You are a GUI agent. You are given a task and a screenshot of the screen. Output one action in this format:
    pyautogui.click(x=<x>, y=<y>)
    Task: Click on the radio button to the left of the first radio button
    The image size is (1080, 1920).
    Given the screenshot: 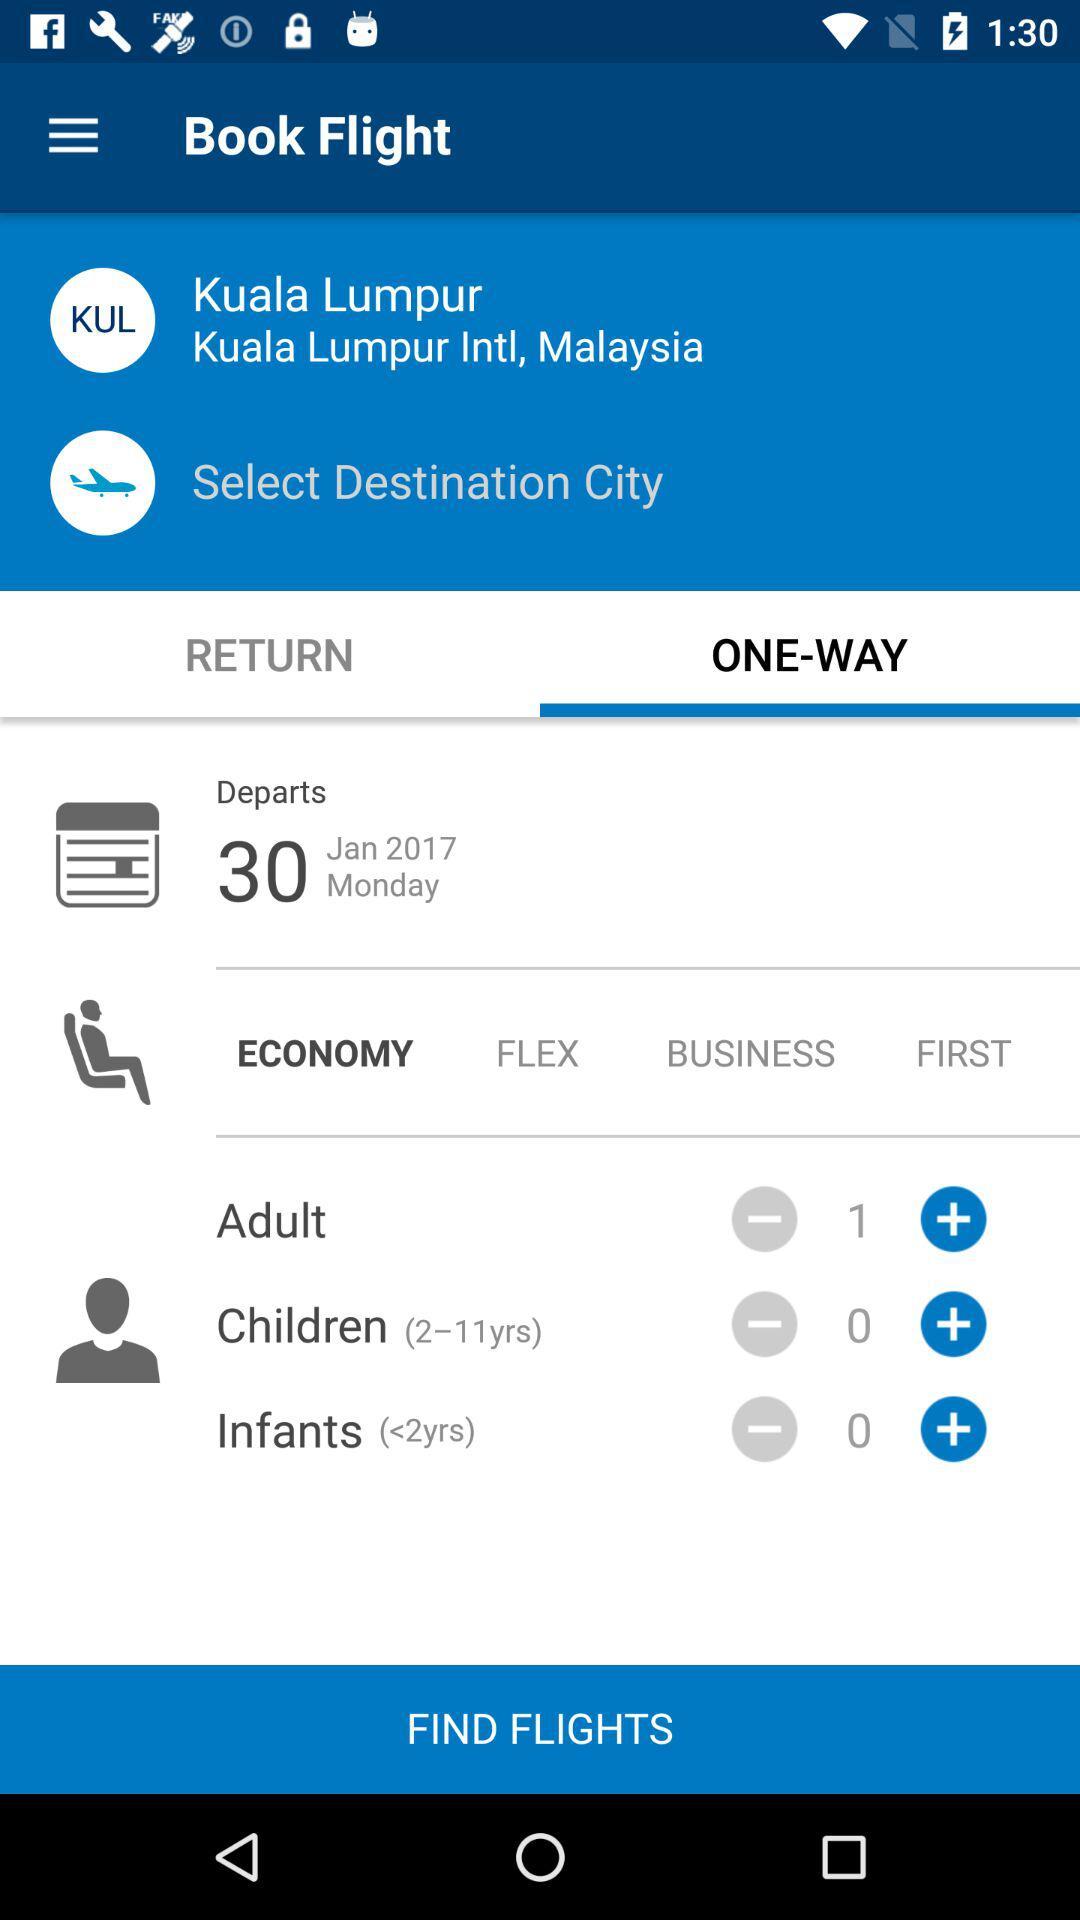 What is the action you would take?
    pyautogui.click(x=751, y=1051)
    